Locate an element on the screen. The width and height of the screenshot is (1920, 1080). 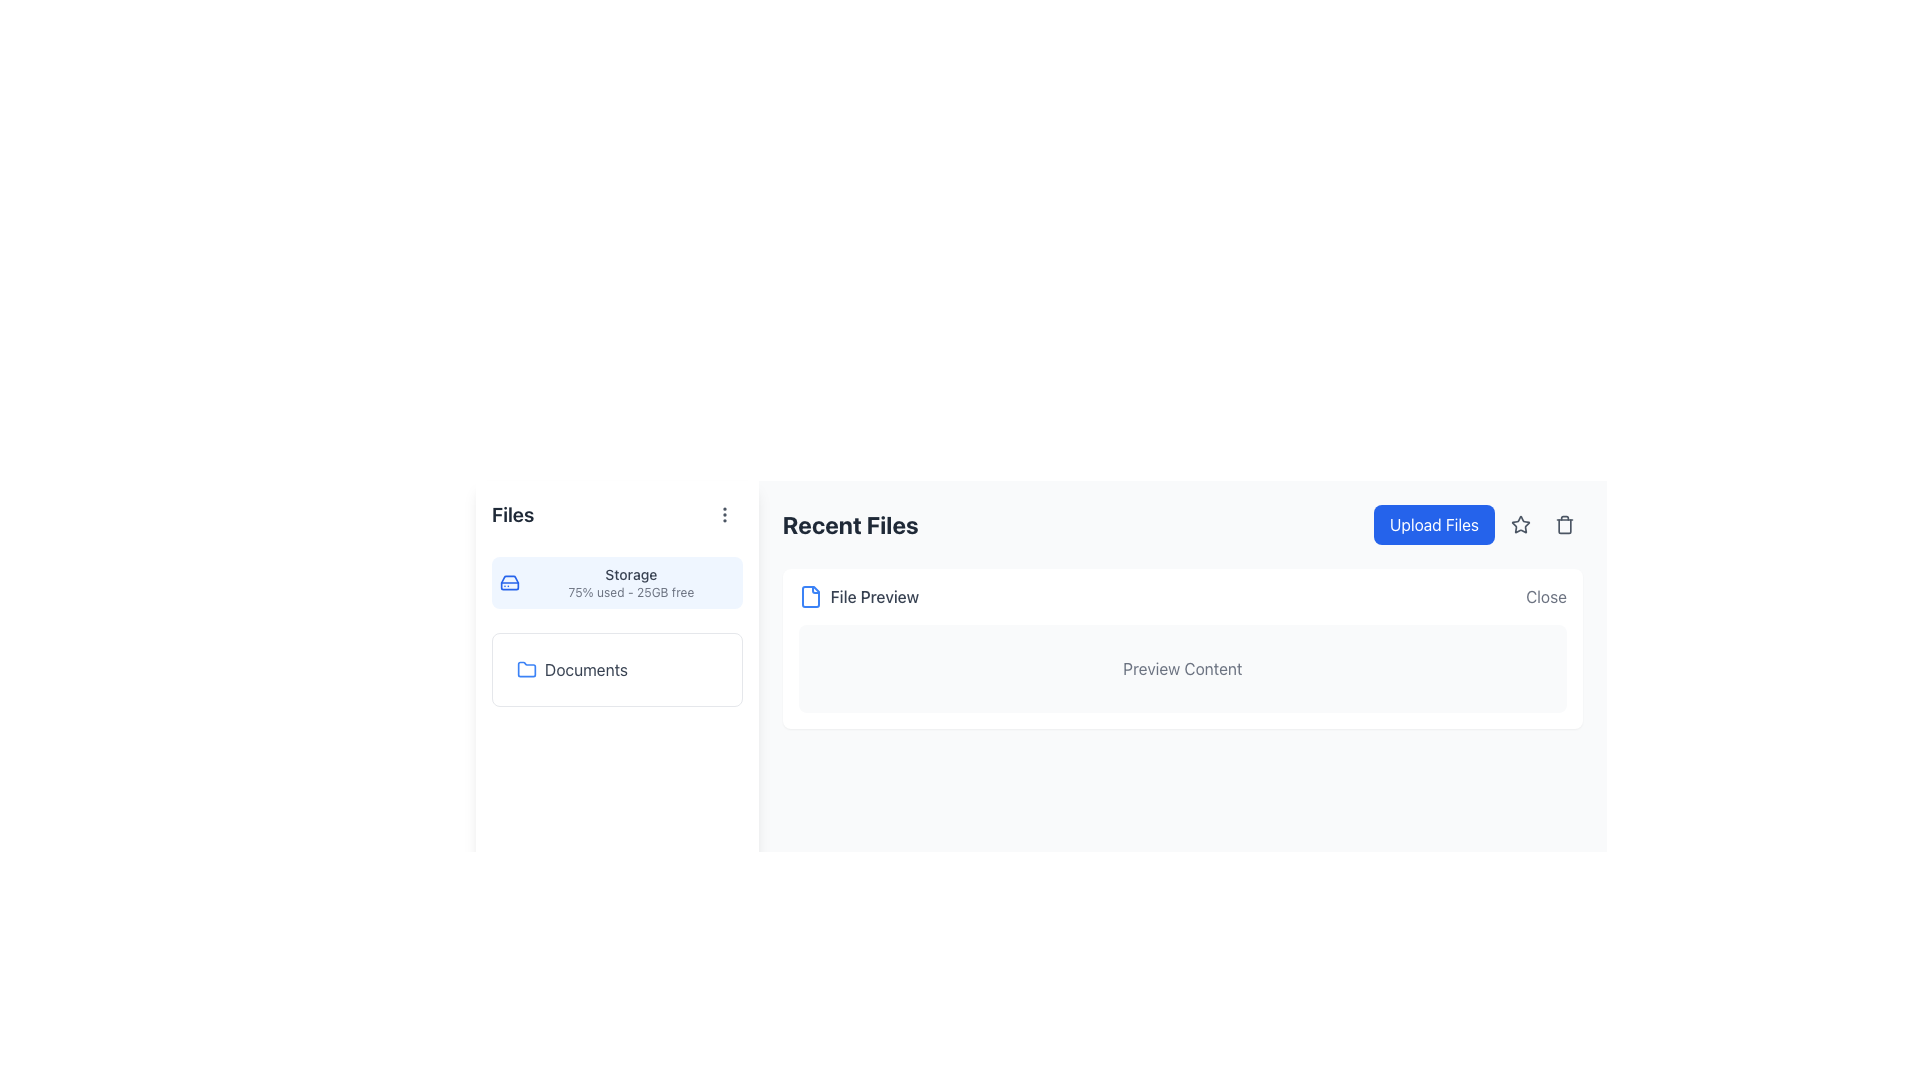
the vertical ellipsis icon, styled in light gray, located near the upper-right corner of the 'Files' panel is located at coordinates (723, 514).